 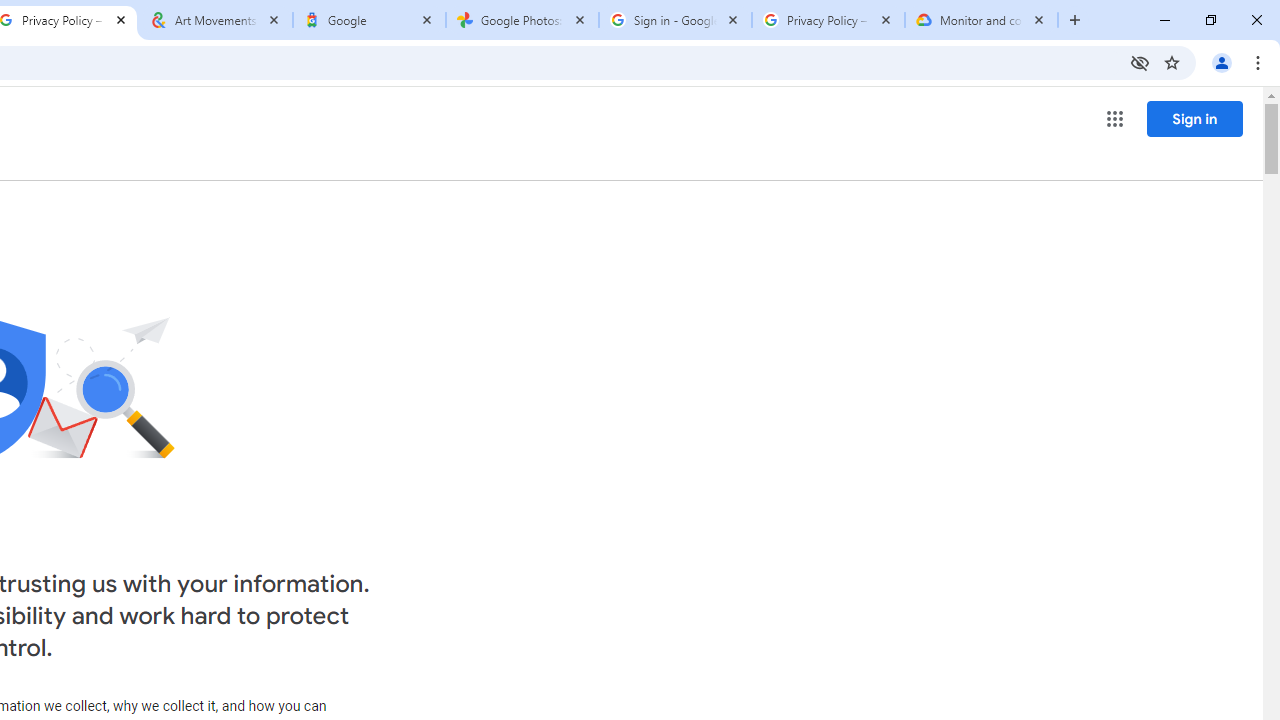 What do you see at coordinates (369, 20) in the screenshot?
I see `'Google'` at bounding box center [369, 20].